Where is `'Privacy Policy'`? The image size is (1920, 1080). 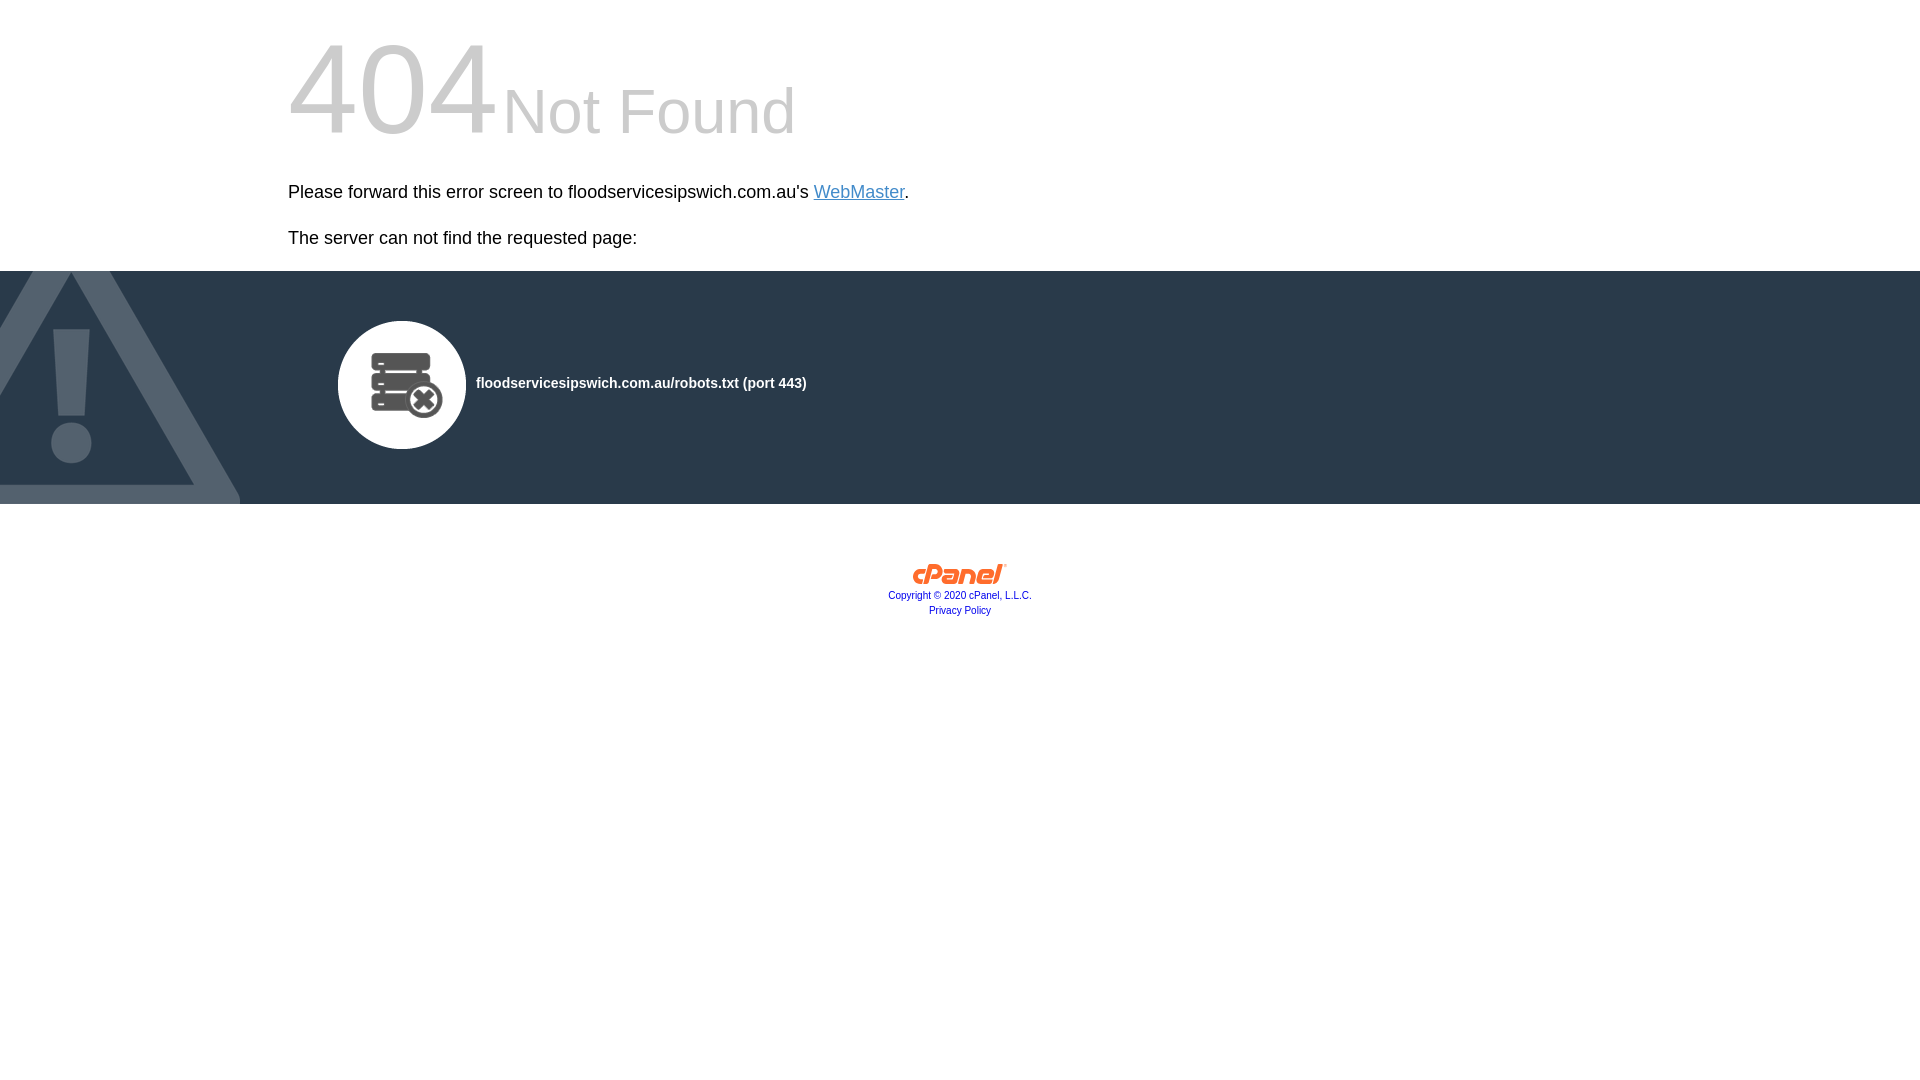 'Privacy Policy' is located at coordinates (960, 609).